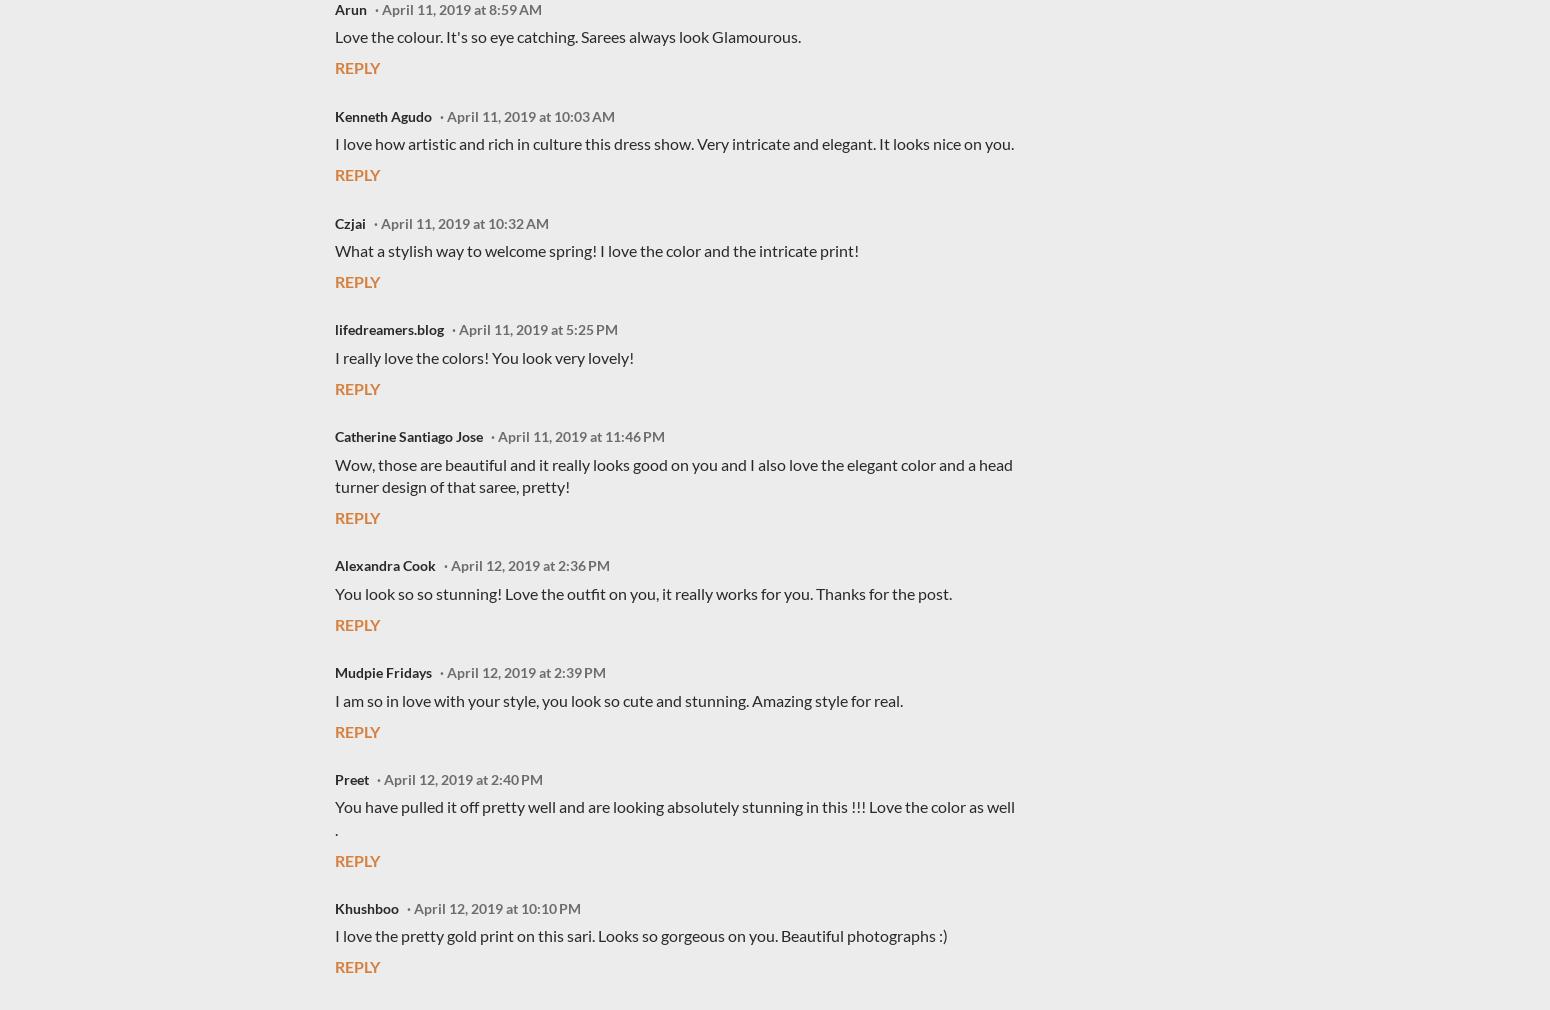 This screenshot has height=1010, width=1550. What do you see at coordinates (381, 8) in the screenshot?
I see `'April 11, 2019 at 8:59 AM'` at bounding box center [381, 8].